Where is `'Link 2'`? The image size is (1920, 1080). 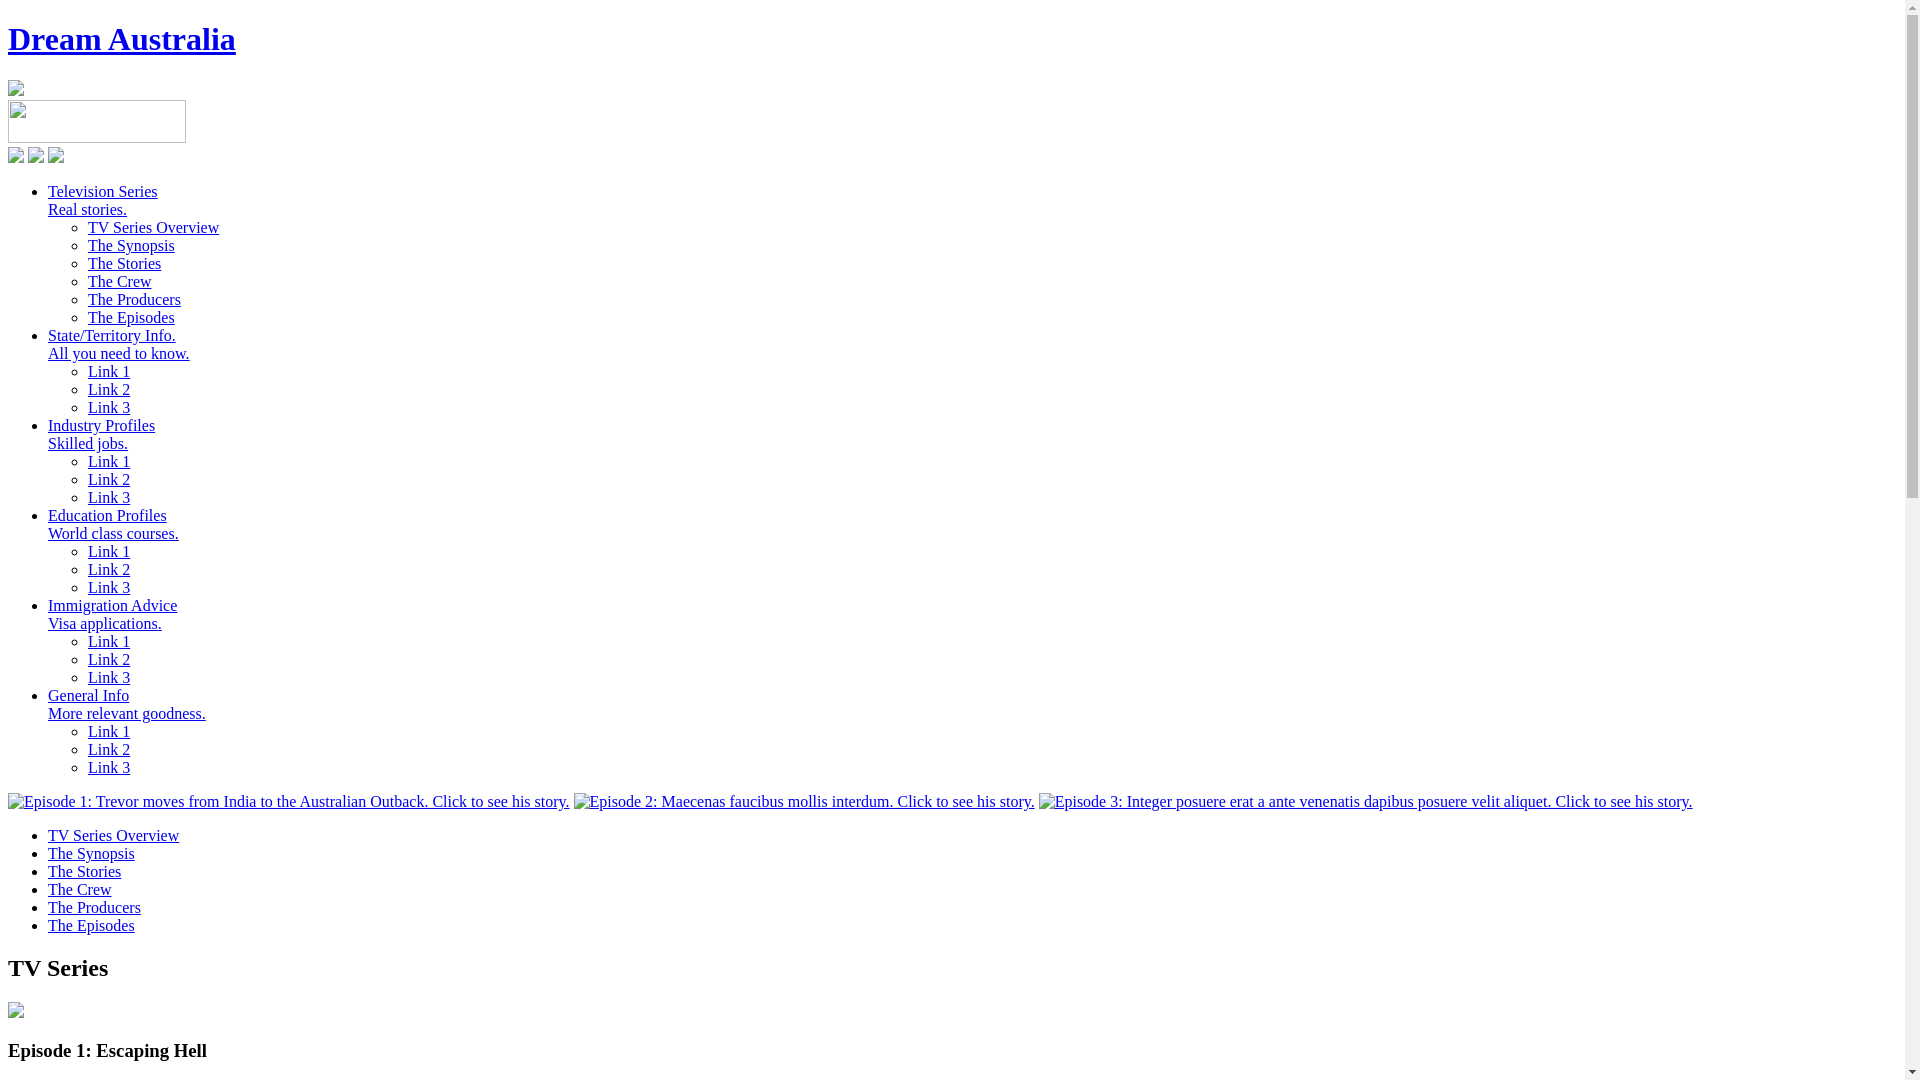 'Link 2' is located at coordinates (108, 569).